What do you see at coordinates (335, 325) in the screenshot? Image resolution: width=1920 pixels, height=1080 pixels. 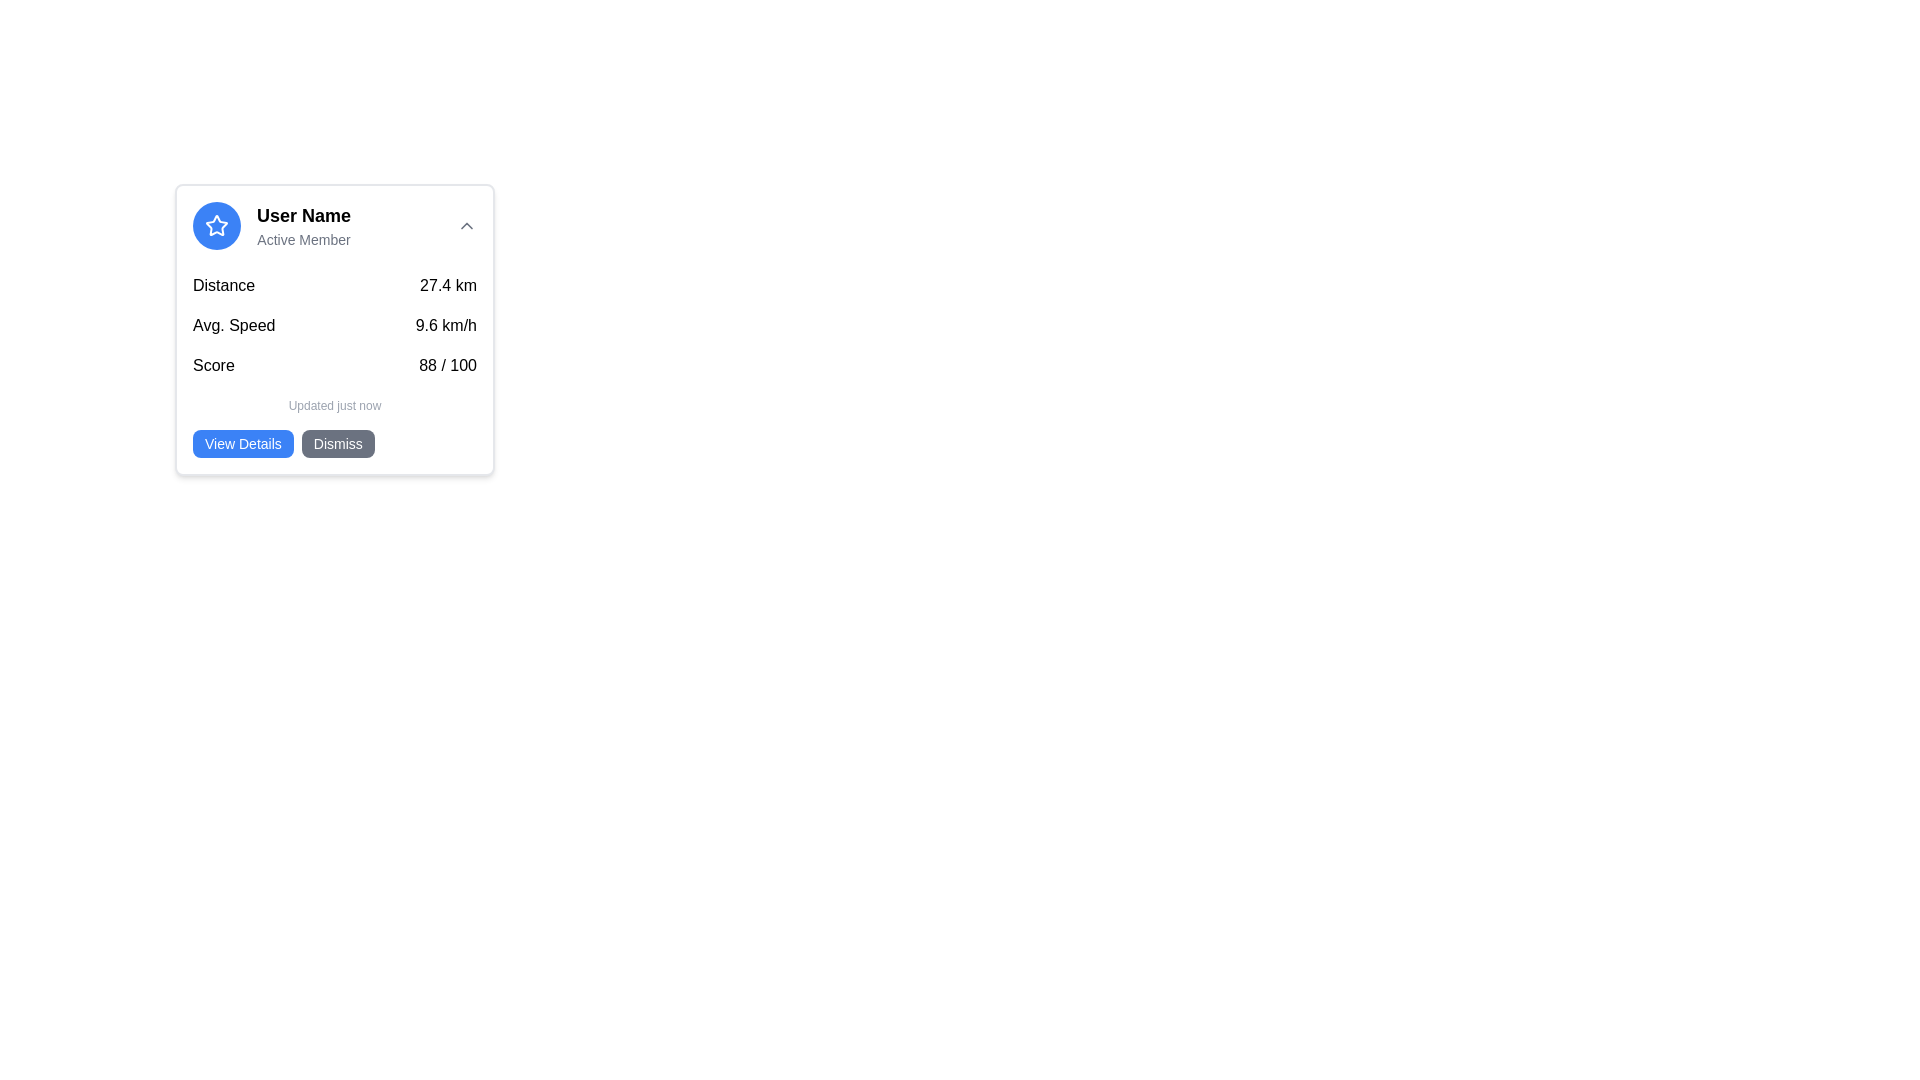 I see `the Metric Display that shows the average speed metric, located in the second row of the vertical list between 'Distance' and 'Score'` at bounding box center [335, 325].